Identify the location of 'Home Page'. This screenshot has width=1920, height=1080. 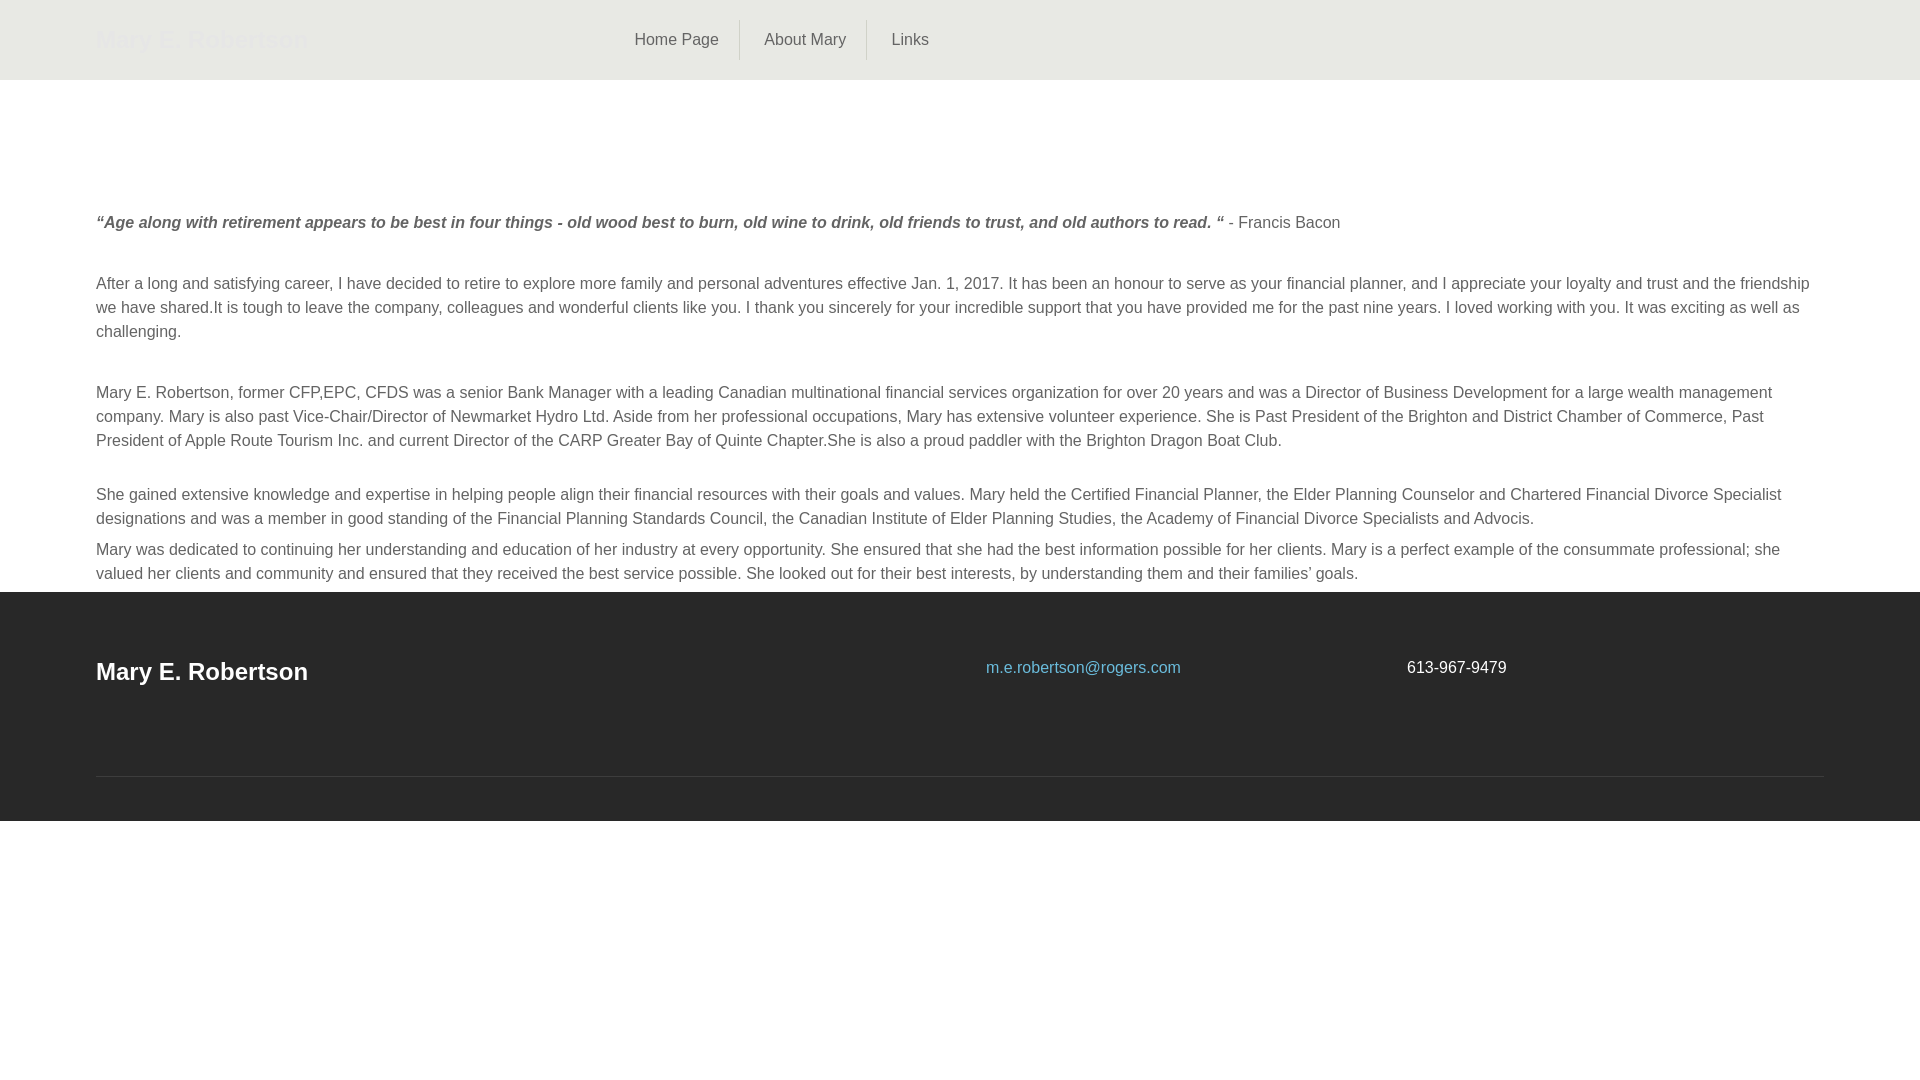
(676, 39).